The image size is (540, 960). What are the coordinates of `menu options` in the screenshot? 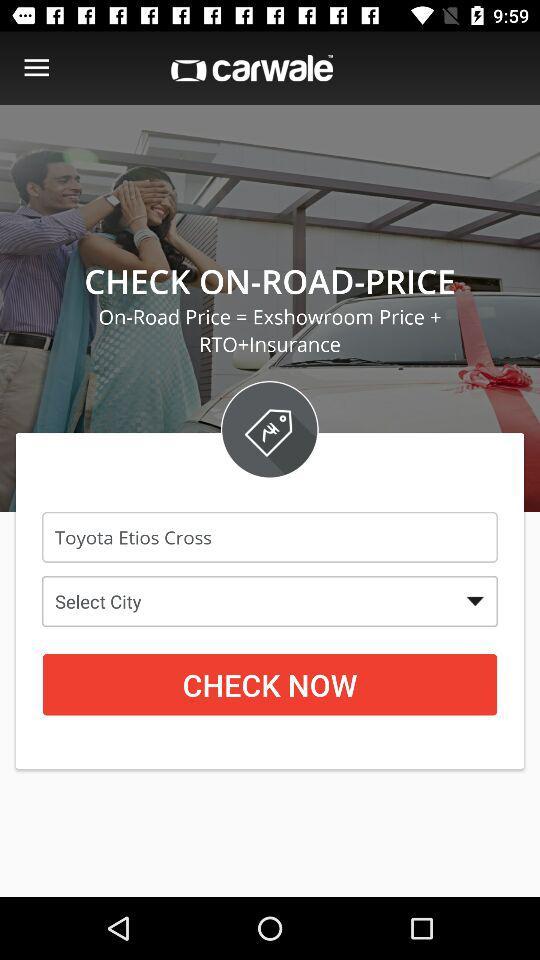 It's located at (36, 68).